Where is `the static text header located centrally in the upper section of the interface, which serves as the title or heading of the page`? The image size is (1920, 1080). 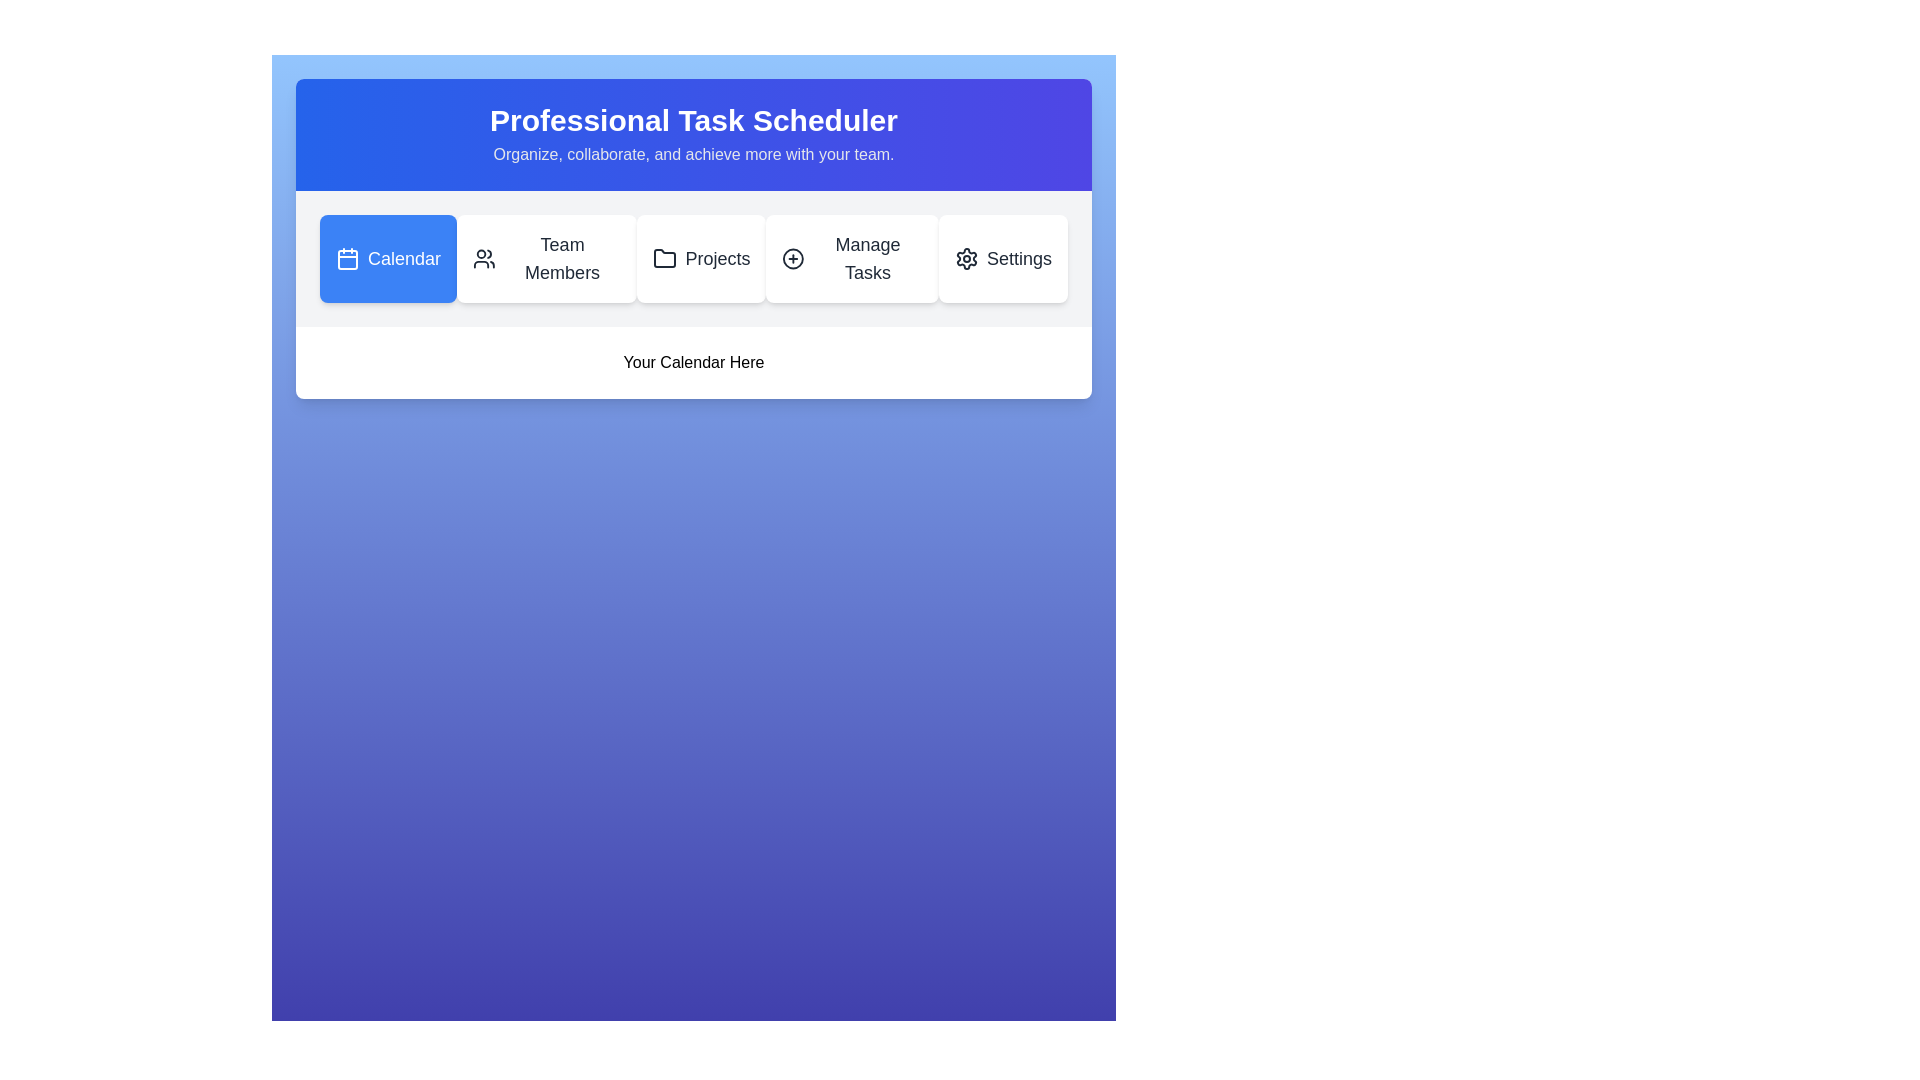
the static text header located centrally in the upper section of the interface, which serves as the title or heading of the page is located at coordinates (694, 120).